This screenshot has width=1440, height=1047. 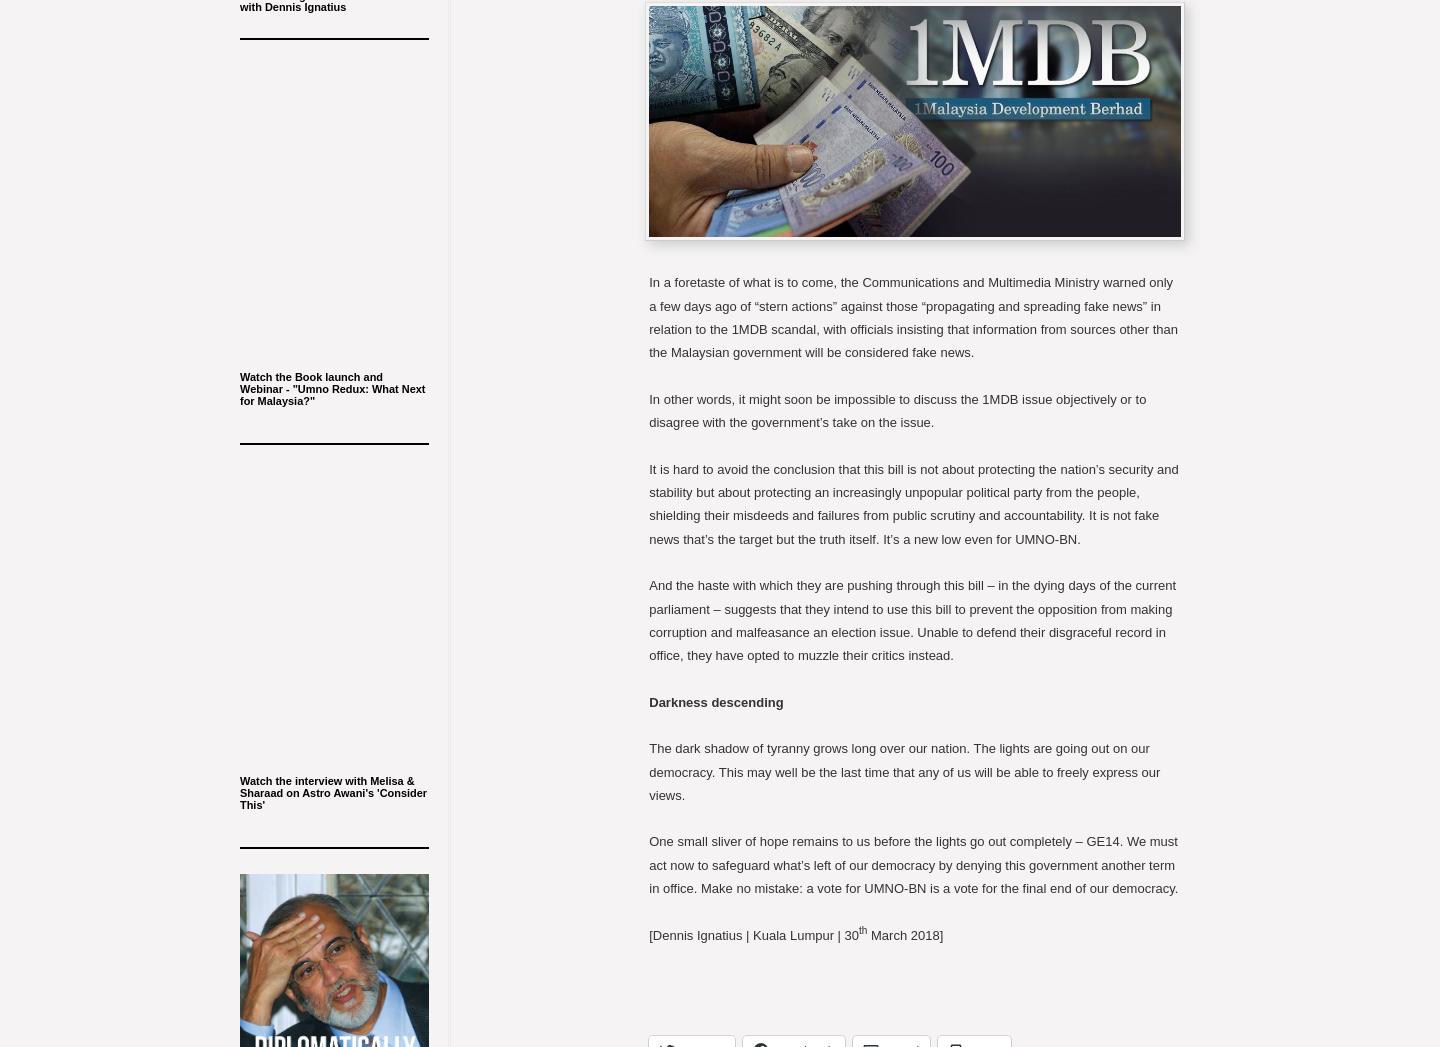 I want to click on 'And the haste with which they are pushing through this bill – in the dying days of the current parliament – suggests that they intend to use this bill to prevent the opposition from making corruption and malfeasance an election issue. Unable to defend their disgraceful record in office, they have opted to muzzle their critics instead.', so click(x=912, y=620).